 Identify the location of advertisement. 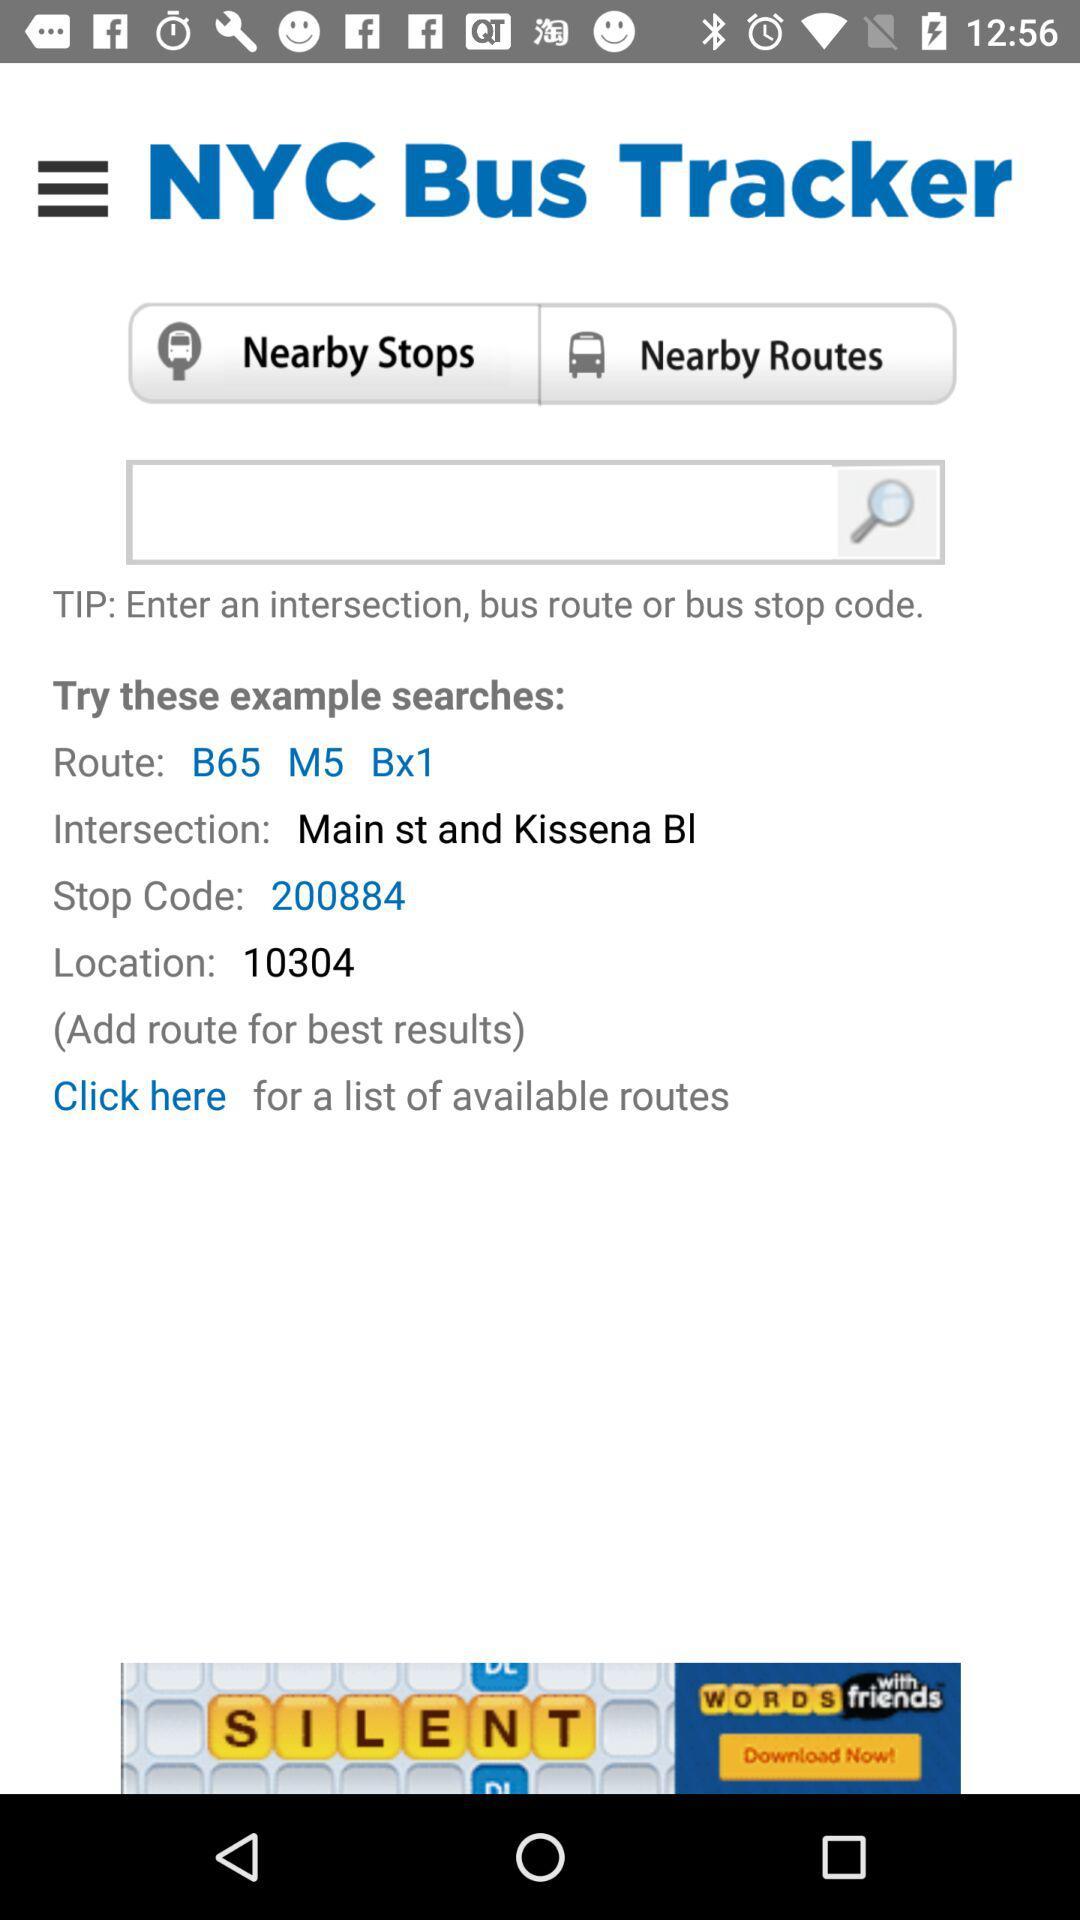
(540, 1727).